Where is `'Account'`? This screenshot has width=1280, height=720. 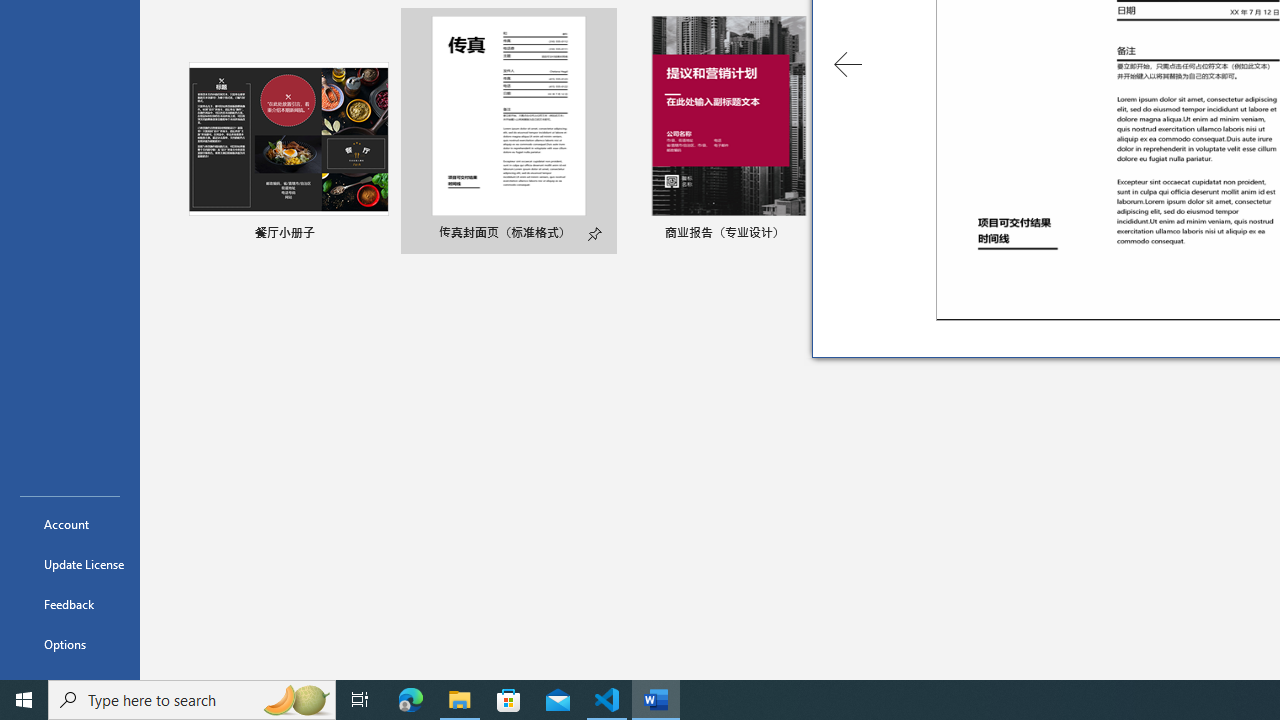
'Account' is located at coordinates (69, 523).